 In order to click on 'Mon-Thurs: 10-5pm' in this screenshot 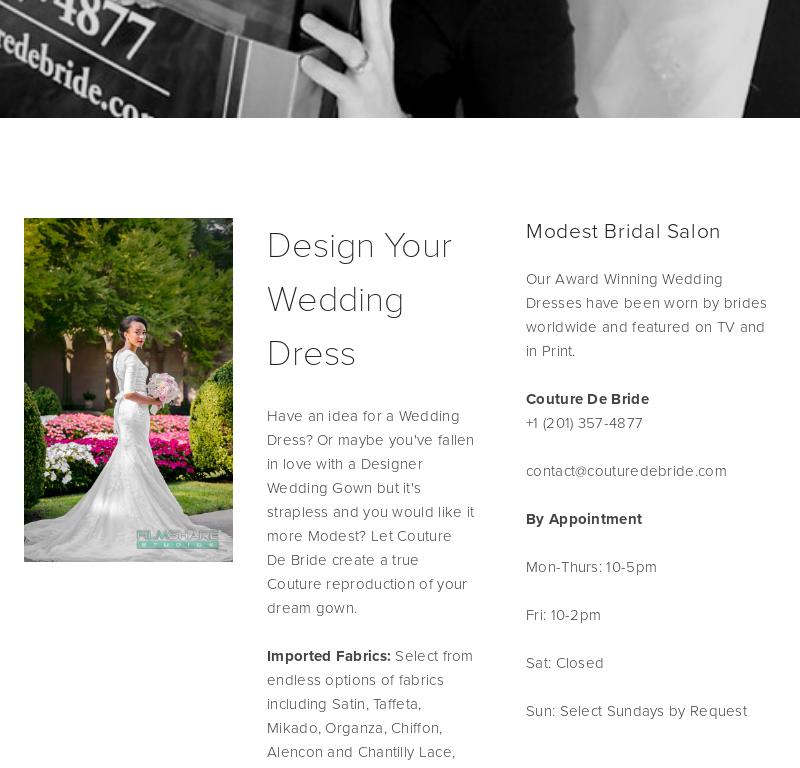, I will do `click(525, 566)`.